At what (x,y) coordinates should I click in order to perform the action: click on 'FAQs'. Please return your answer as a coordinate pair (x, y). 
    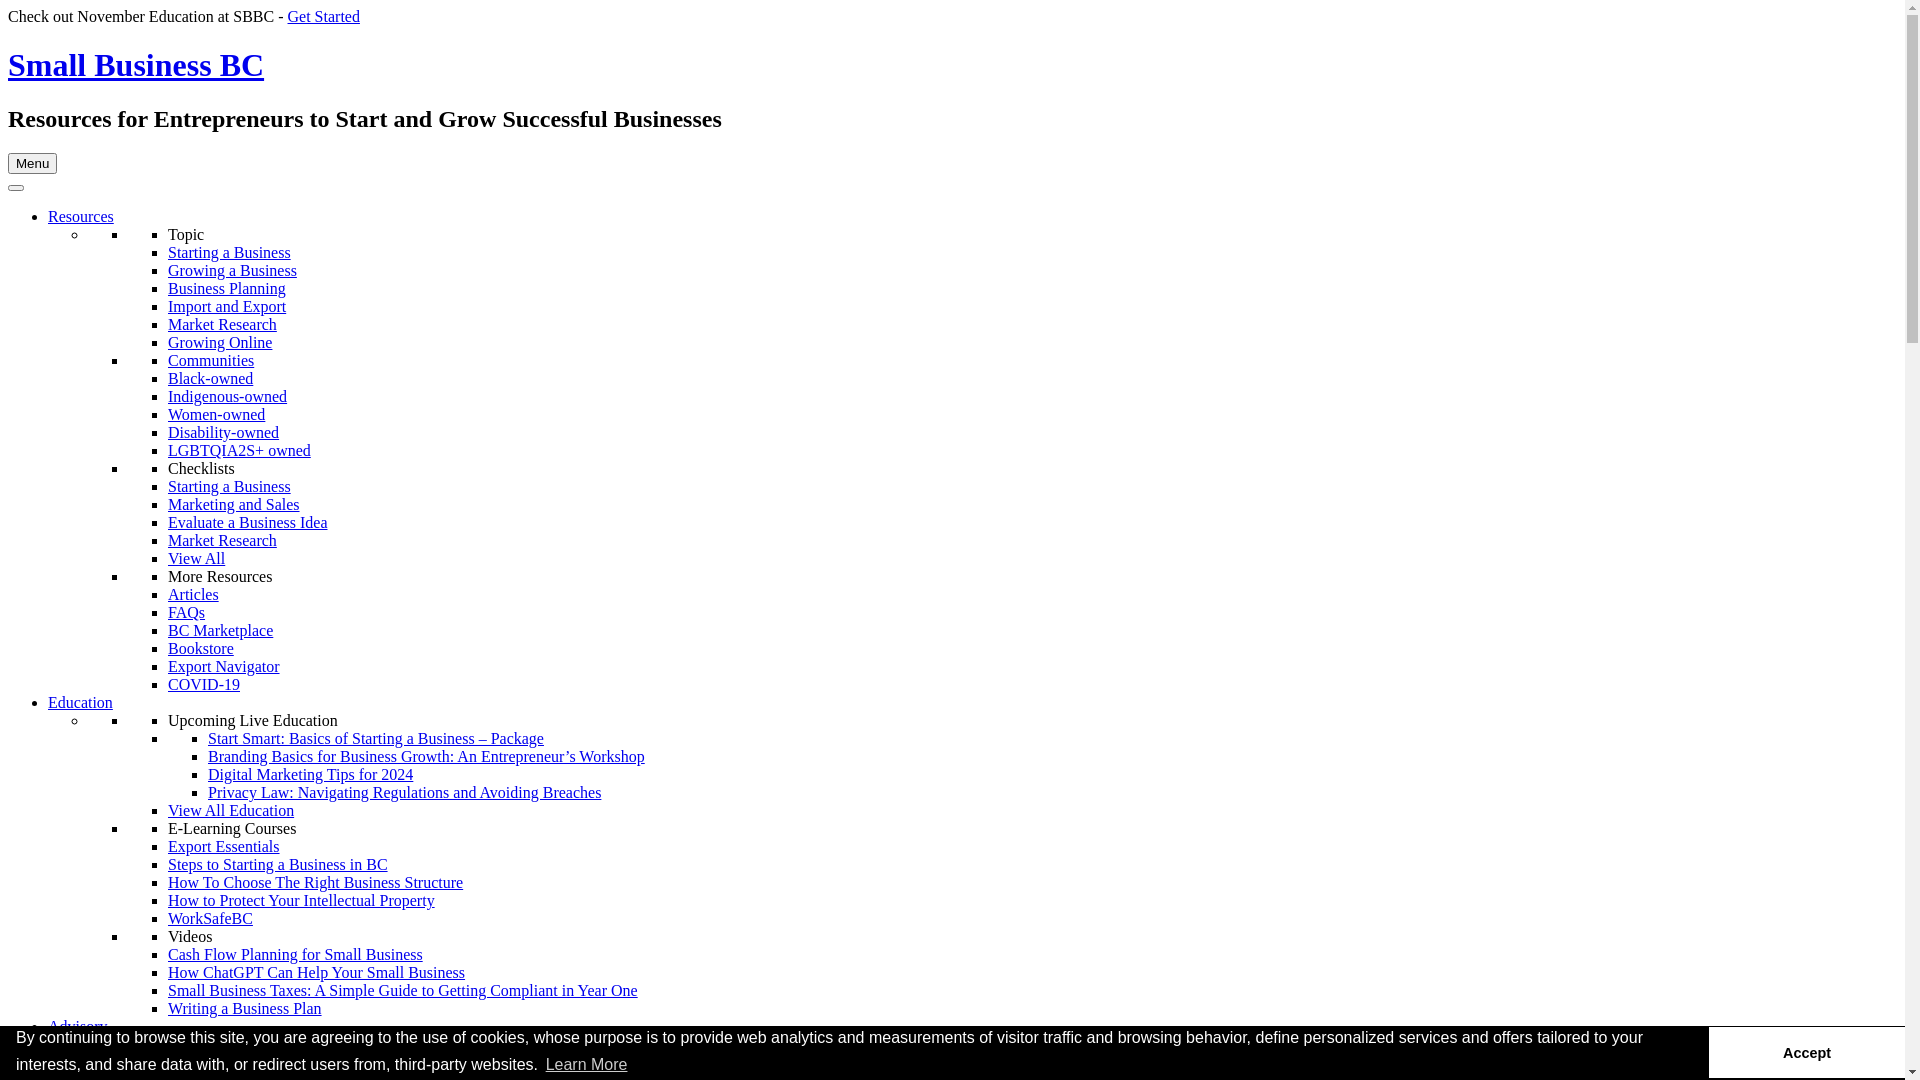
    Looking at the image, I should click on (186, 611).